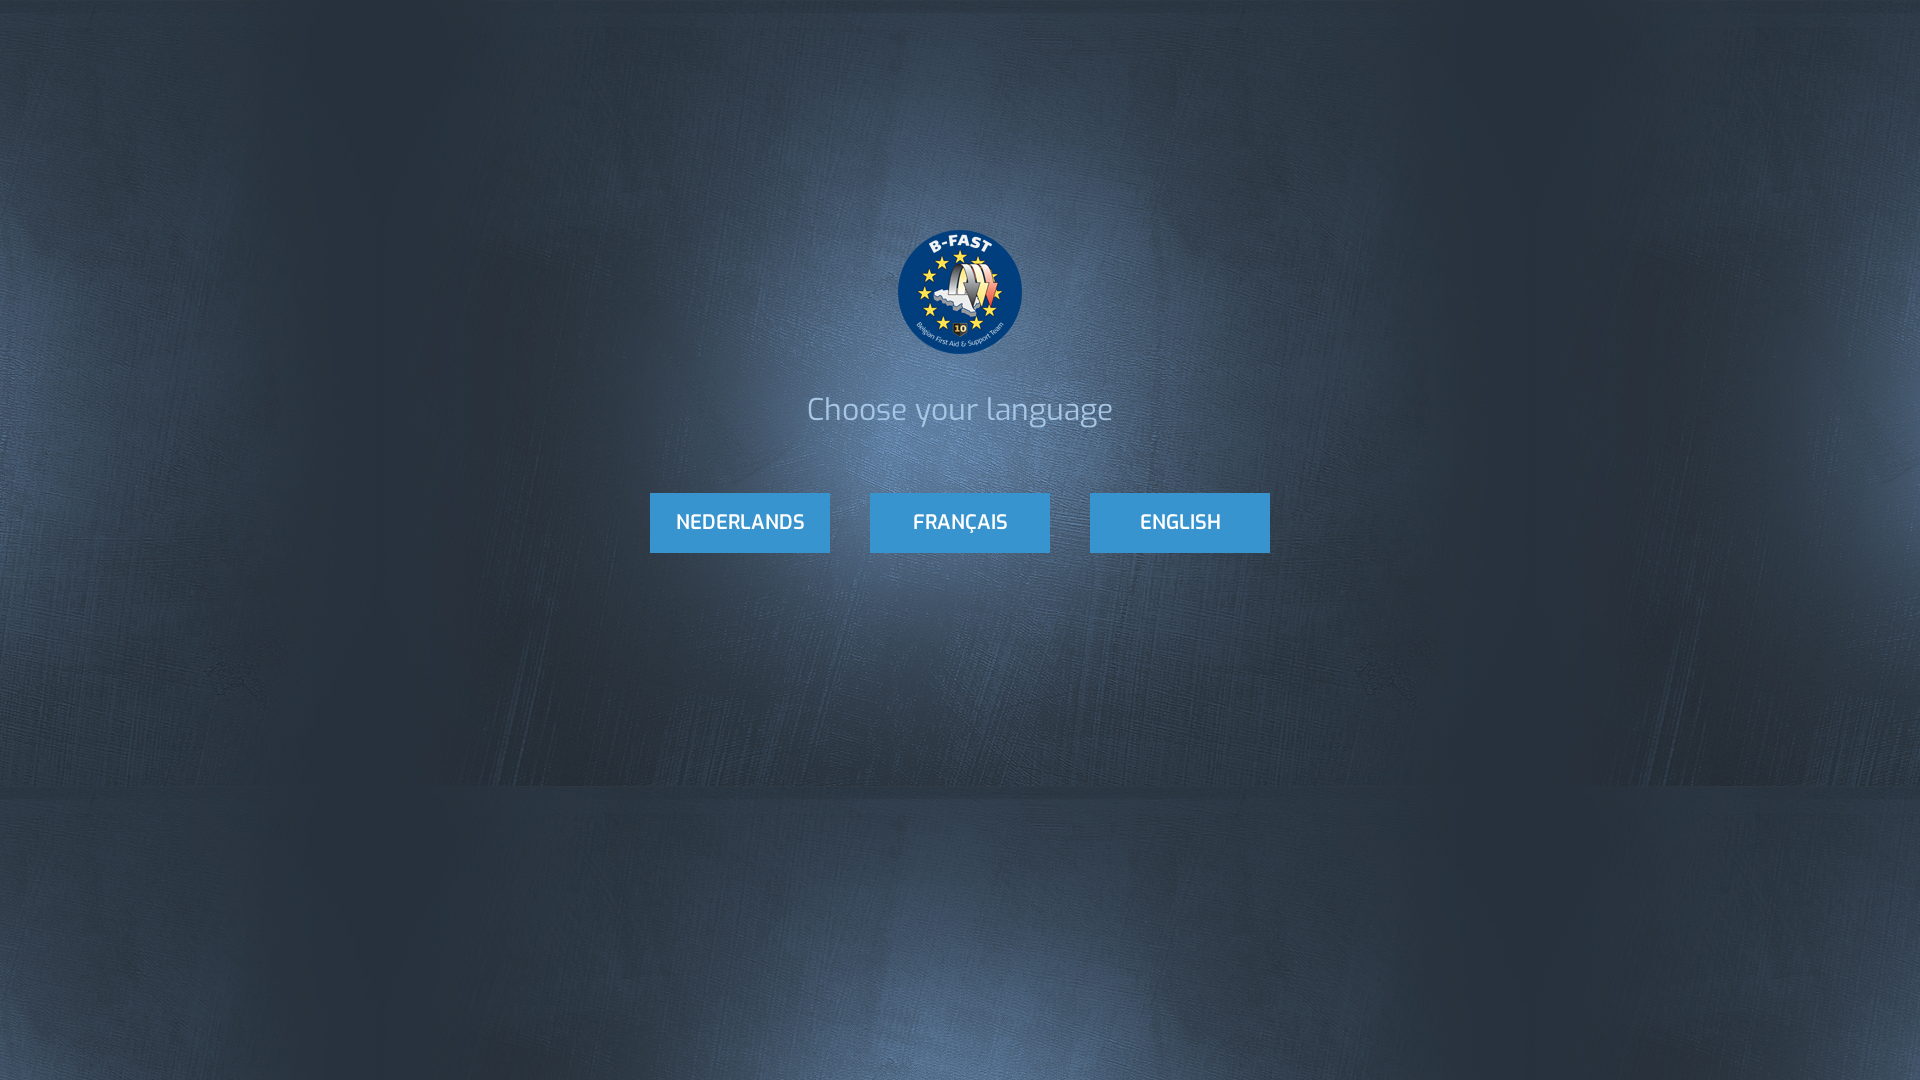 The height and width of the screenshot is (1080, 1920). Describe the element at coordinates (78, 0) in the screenshot. I see `'Aller au contenu principal'` at that location.